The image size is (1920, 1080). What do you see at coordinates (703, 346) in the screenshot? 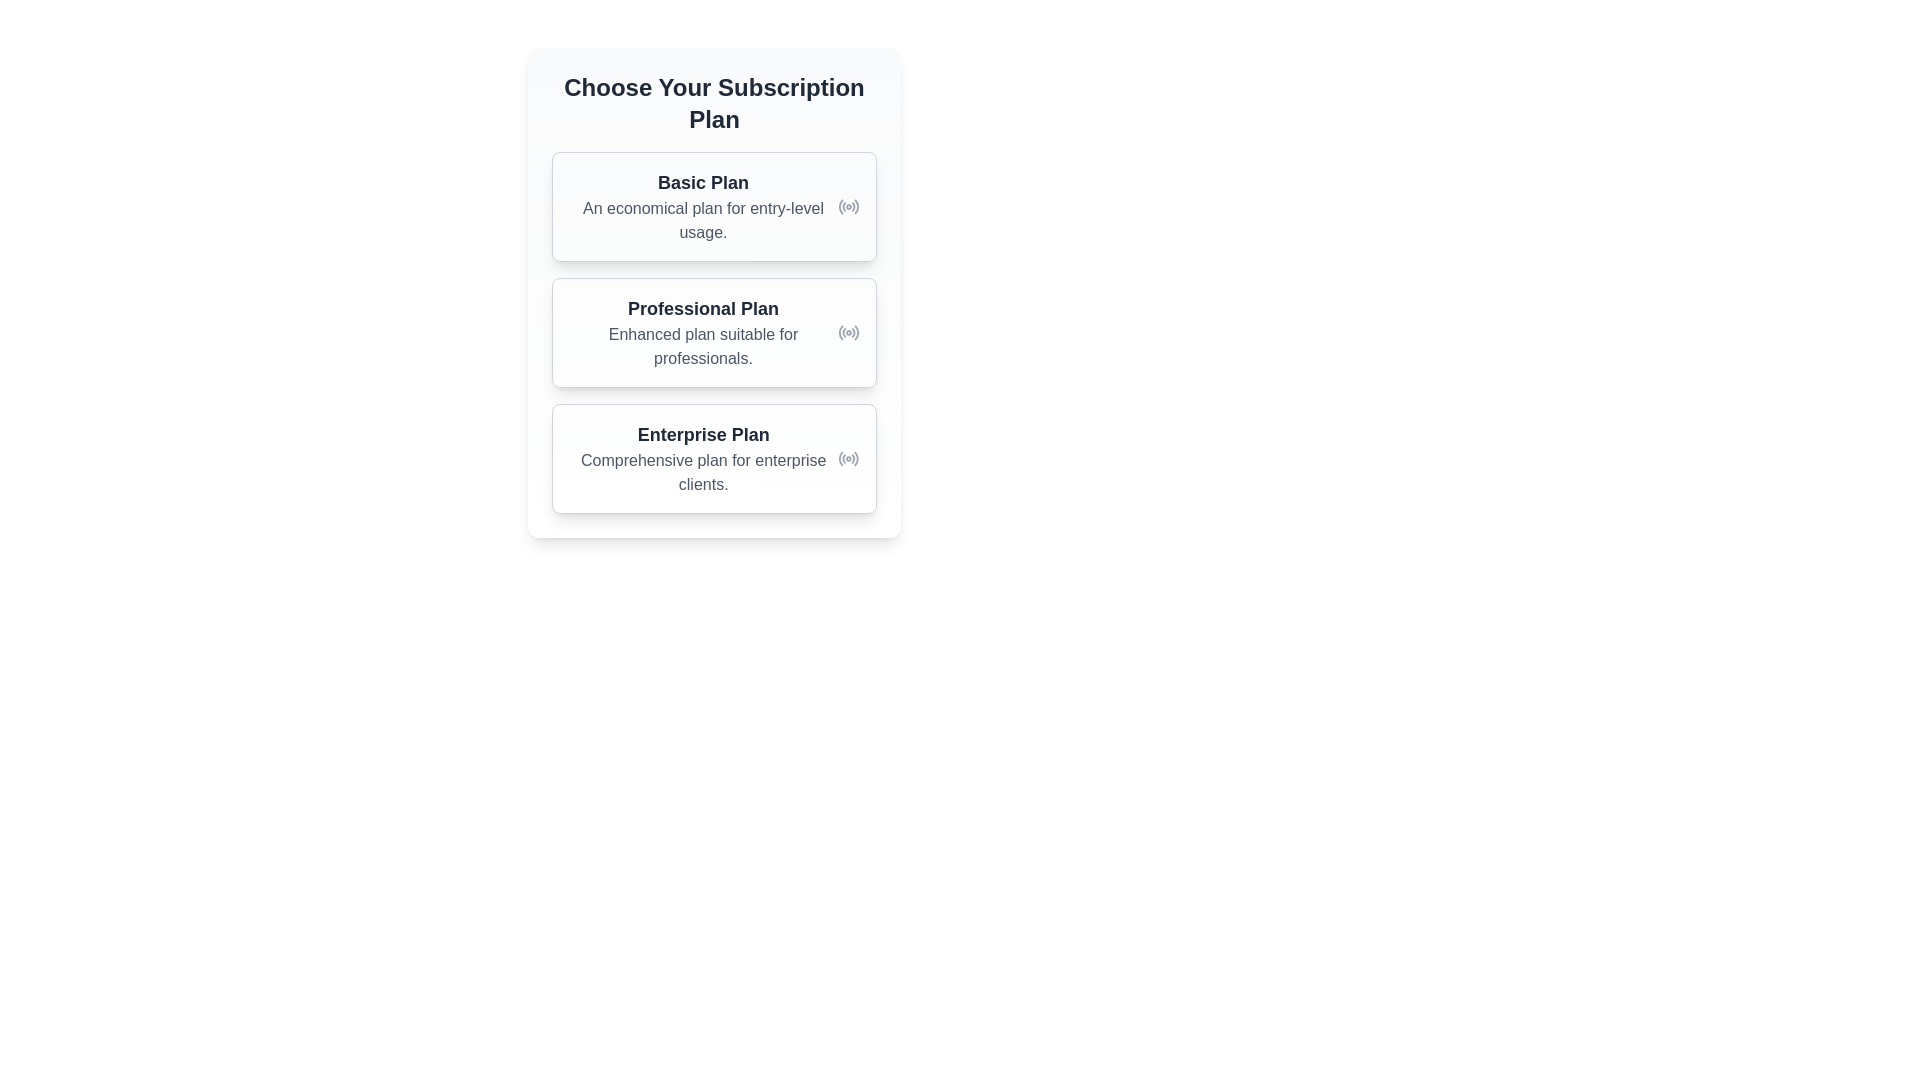
I see `the descriptive text providing additional details about the 'Professional Plan' subscription option, located below the 'Professional Plan' header and positioned in the middle of the subscription plan listing interface` at bounding box center [703, 346].